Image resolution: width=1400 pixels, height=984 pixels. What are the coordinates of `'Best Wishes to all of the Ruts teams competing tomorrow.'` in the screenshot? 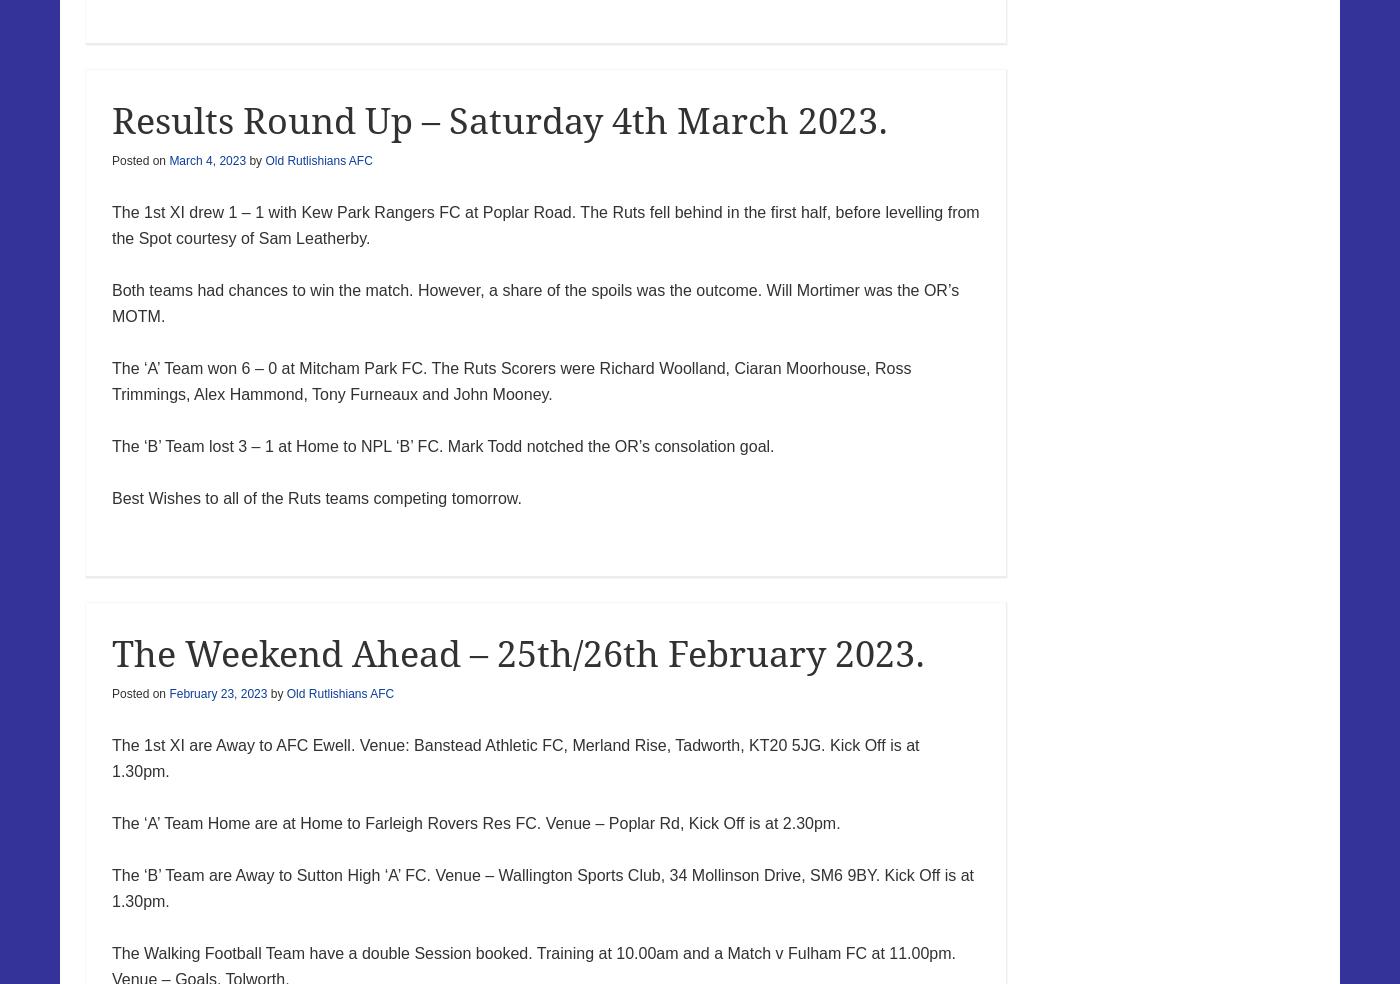 It's located at (112, 496).